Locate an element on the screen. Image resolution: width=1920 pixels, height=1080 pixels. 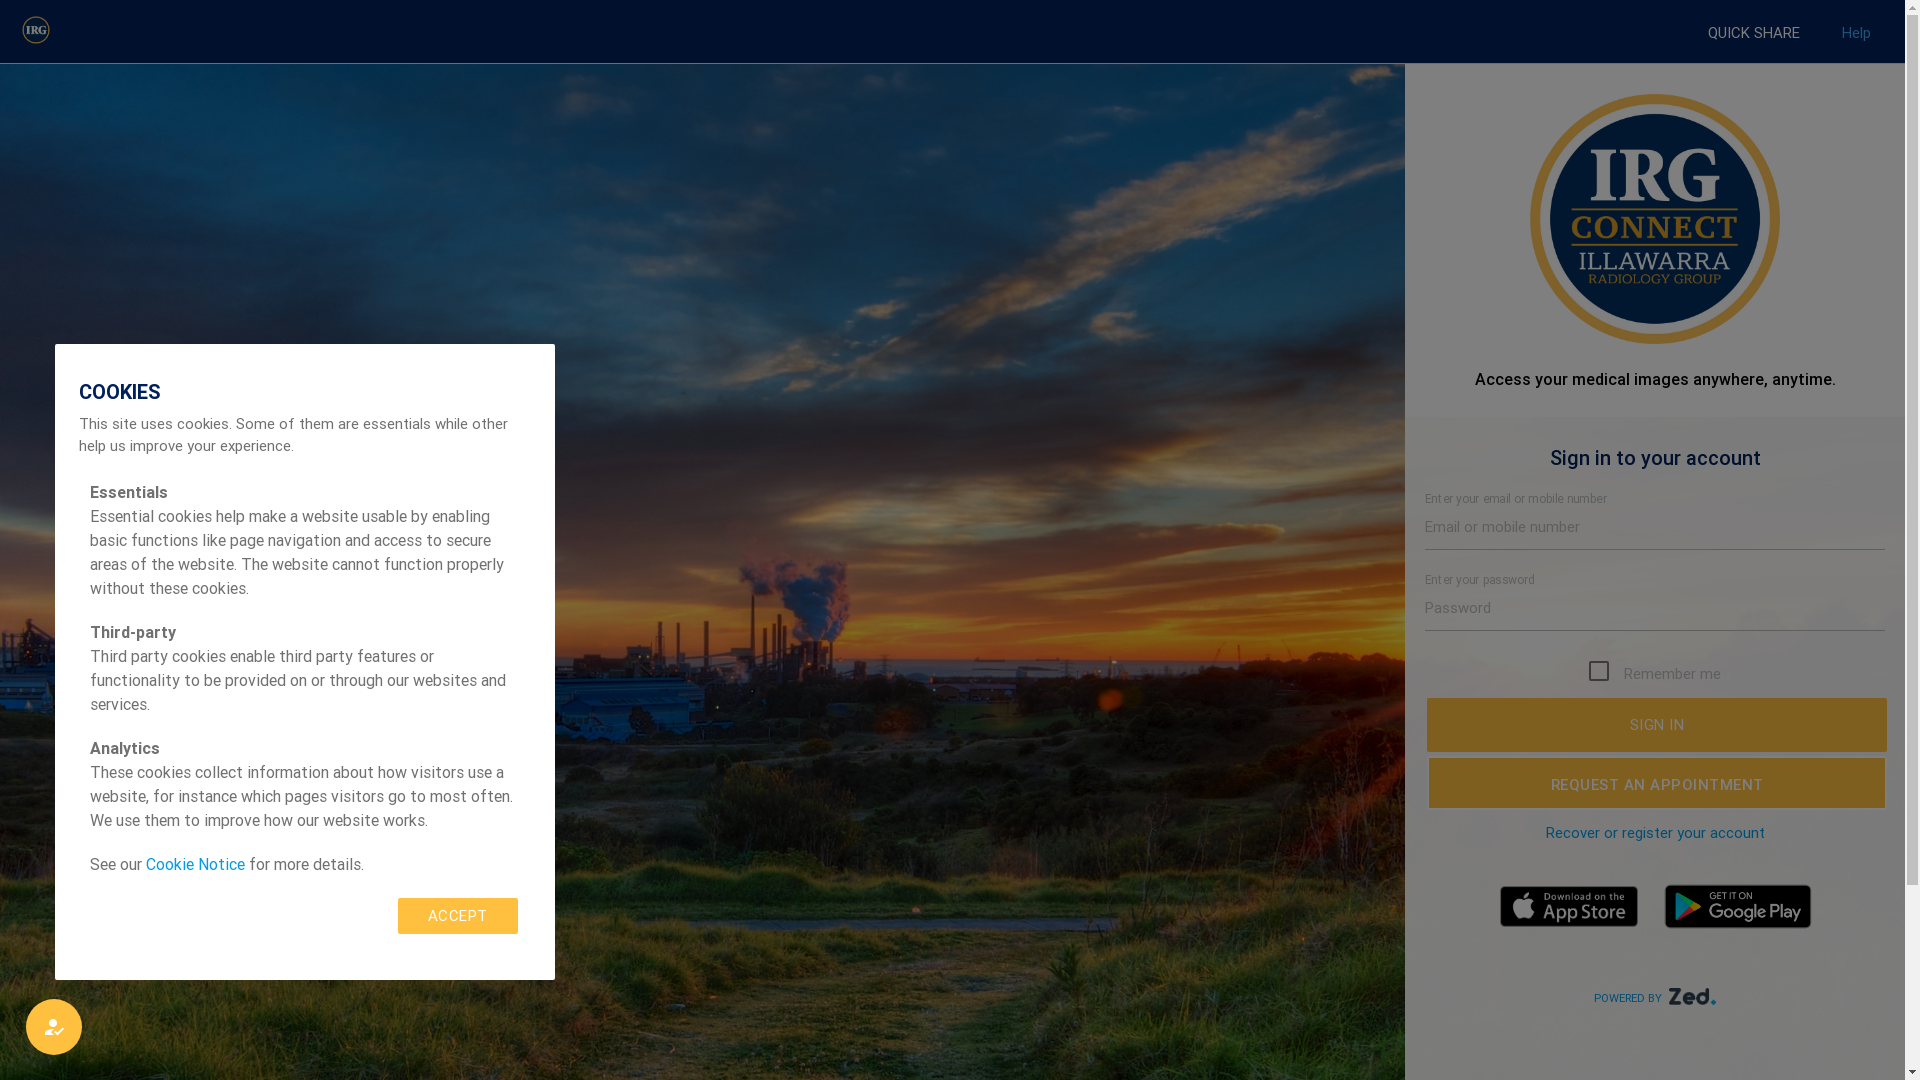
'QUICK SHARE' is located at coordinates (1752, 33).